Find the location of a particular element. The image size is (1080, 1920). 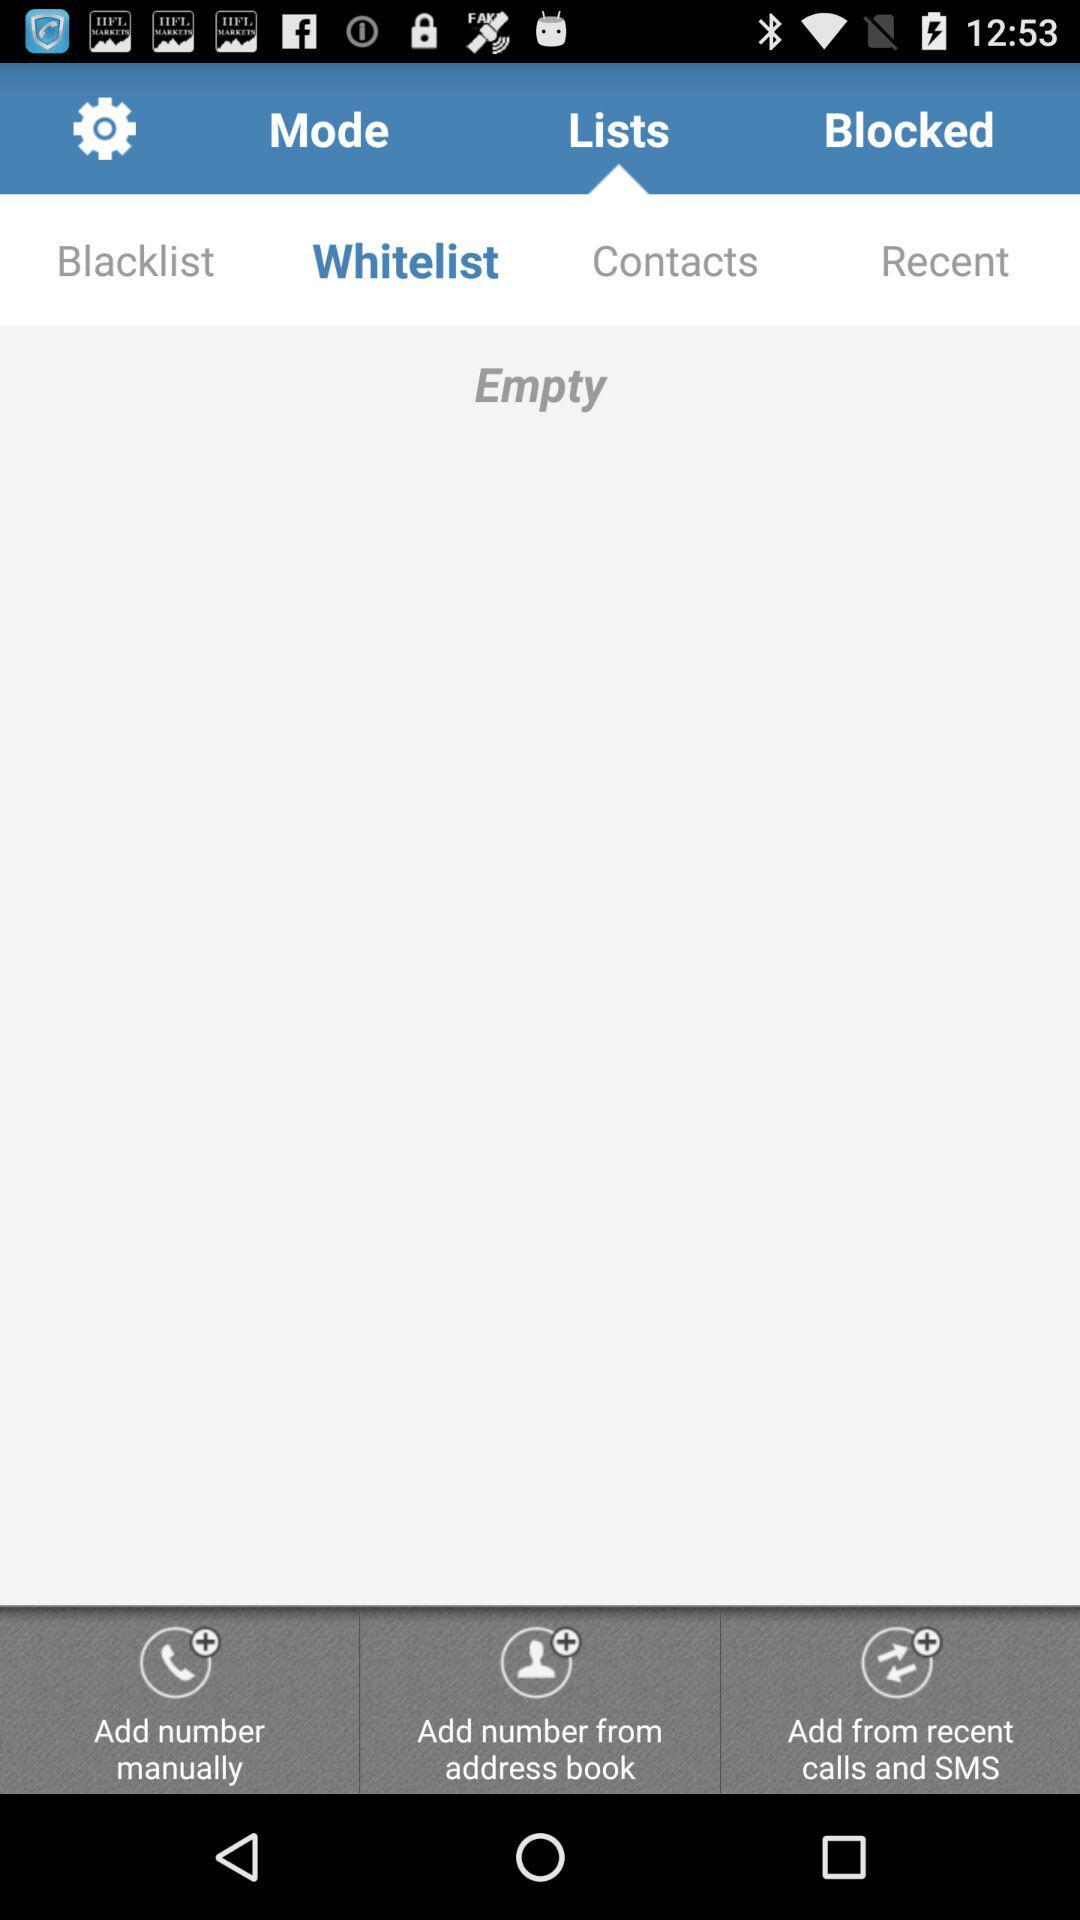

app next to whitelist icon is located at coordinates (135, 258).